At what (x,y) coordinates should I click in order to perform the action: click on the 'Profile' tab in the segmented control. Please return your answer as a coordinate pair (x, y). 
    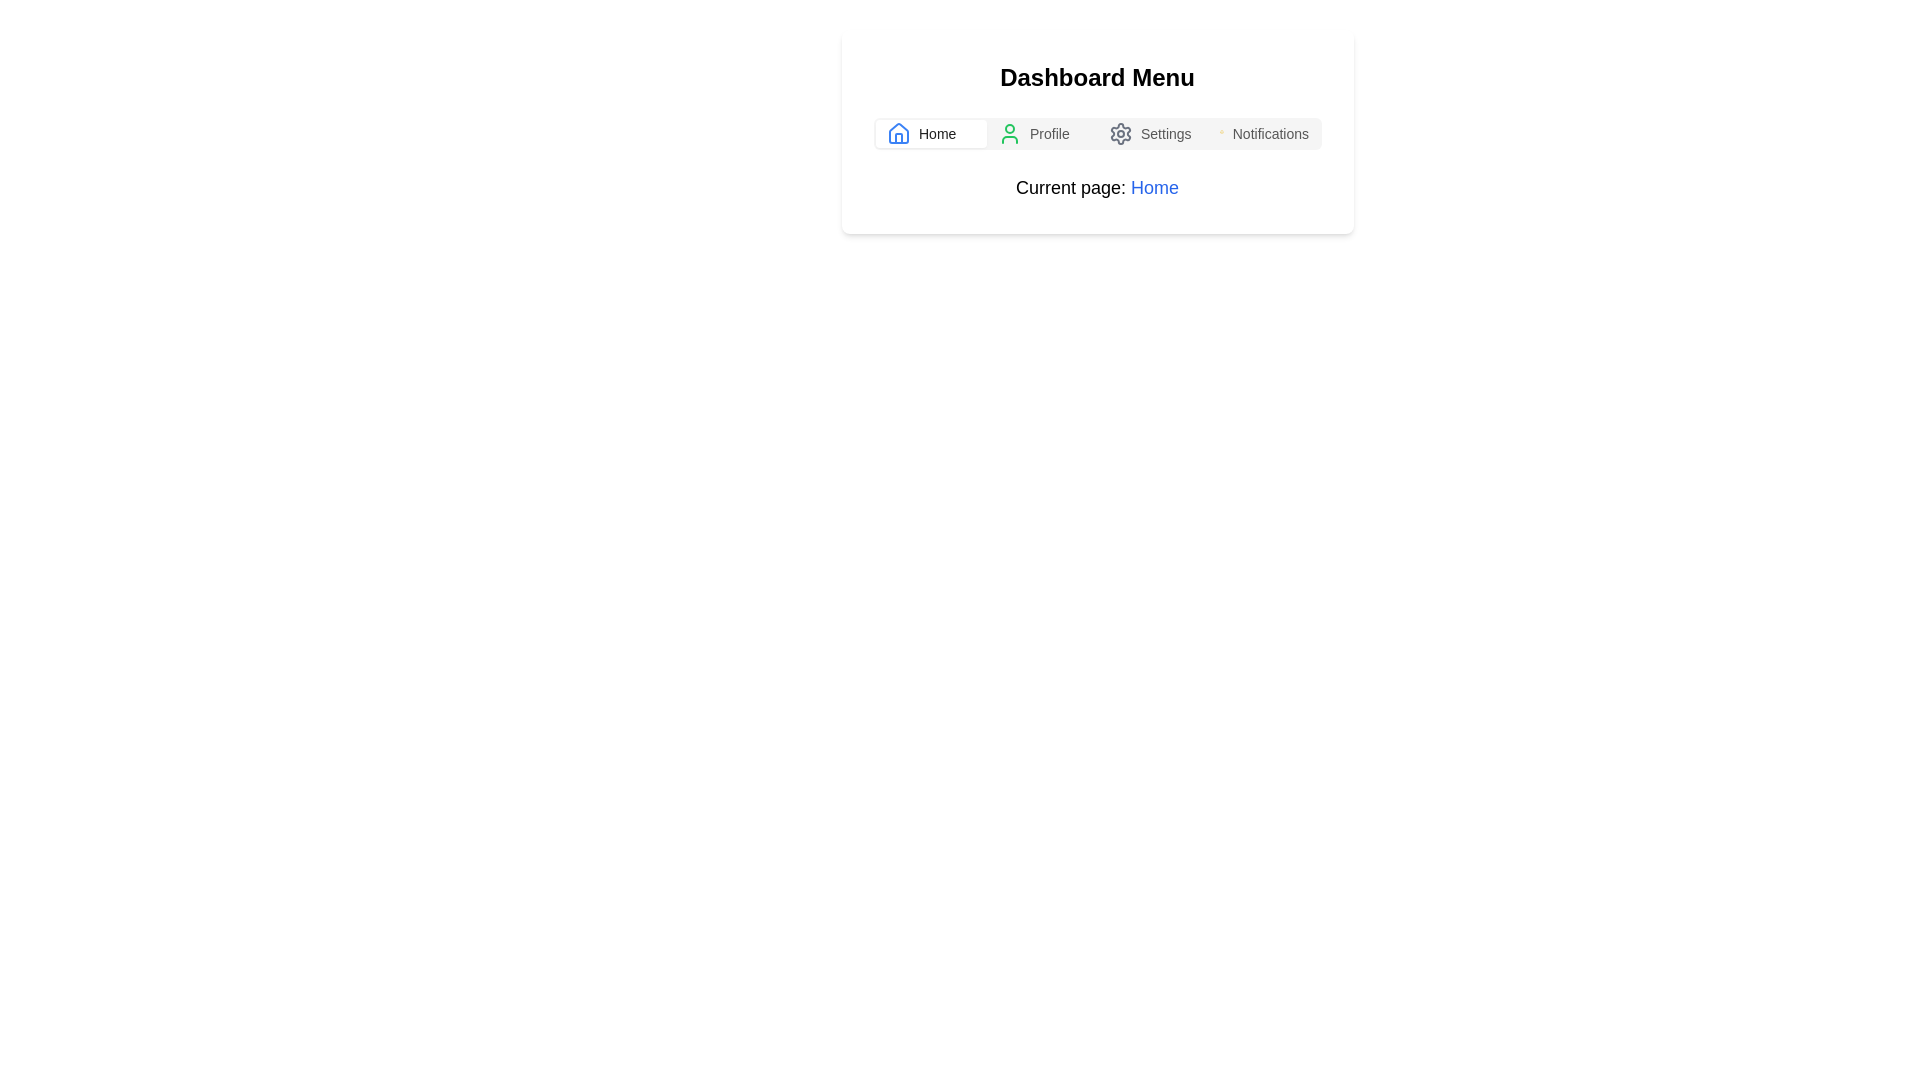
    Looking at the image, I should click on (1040, 134).